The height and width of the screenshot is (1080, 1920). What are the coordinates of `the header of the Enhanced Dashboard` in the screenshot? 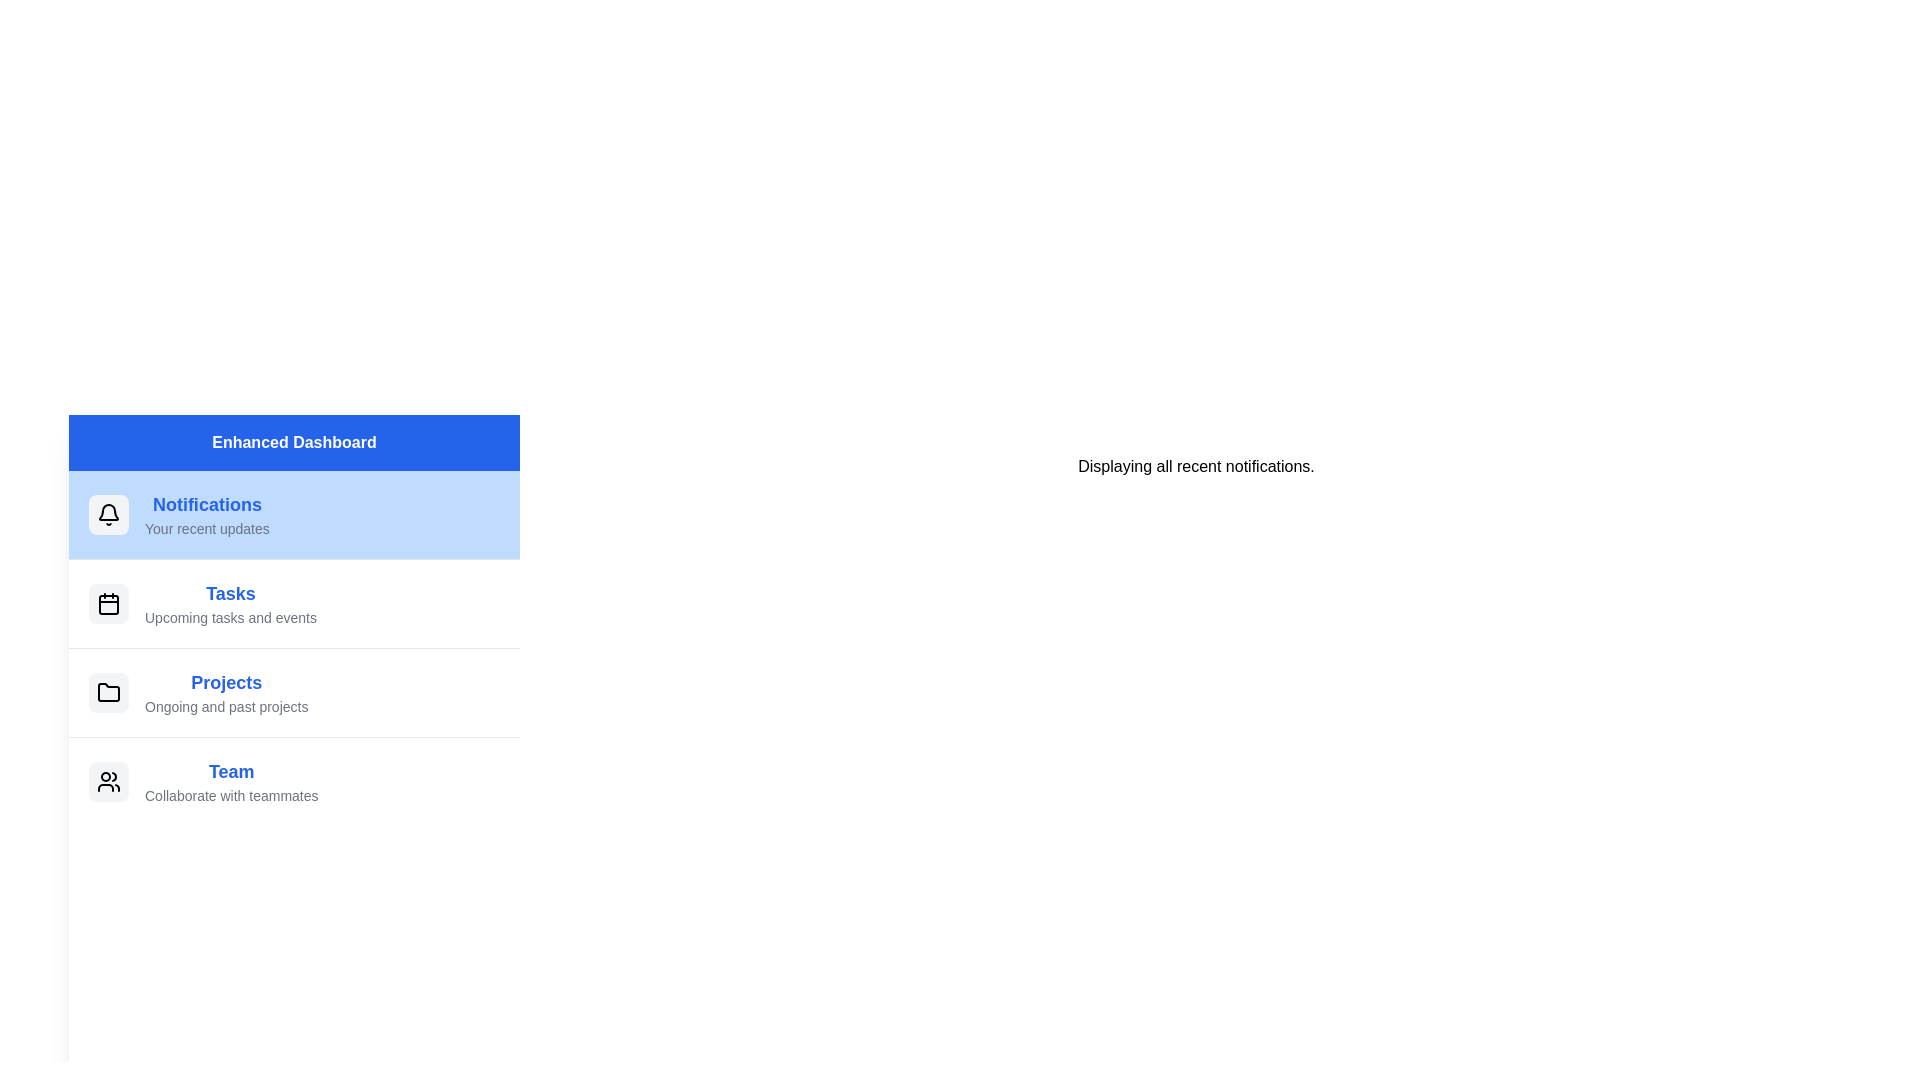 It's located at (293, 442).